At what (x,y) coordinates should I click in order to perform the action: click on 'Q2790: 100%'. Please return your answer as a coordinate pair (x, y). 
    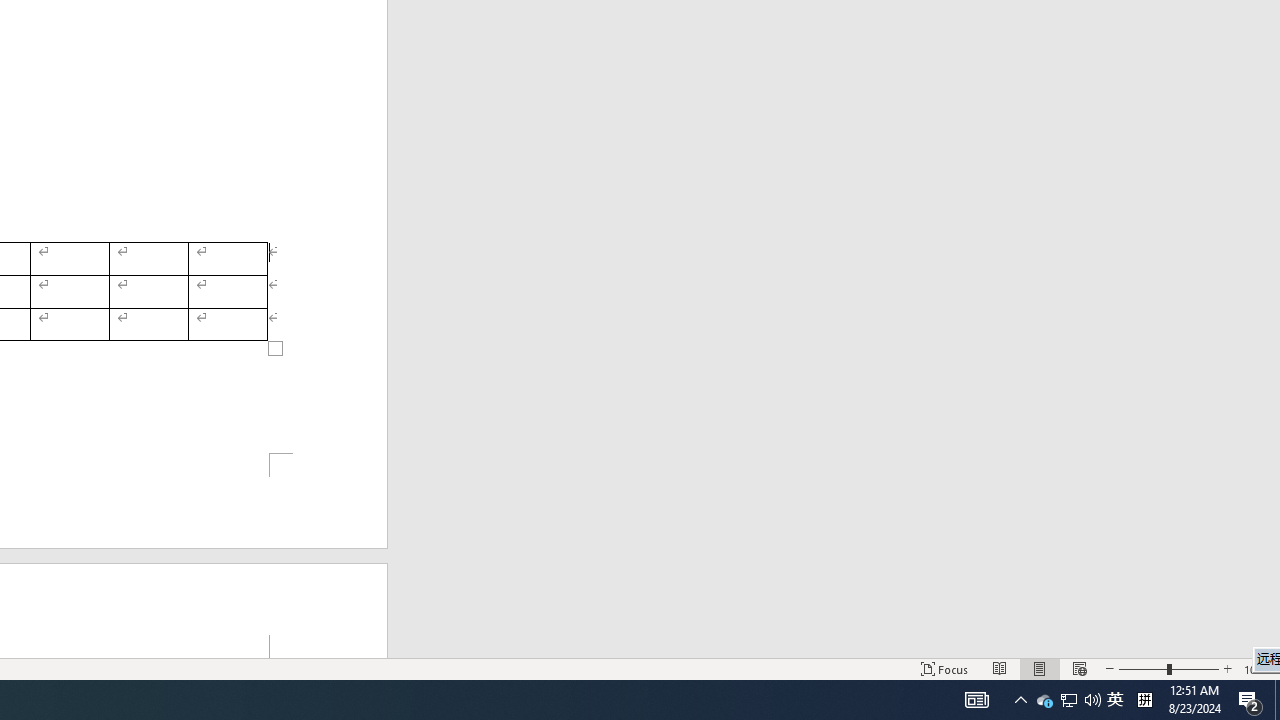
    Looking at the image, I should click on (1092, 698).